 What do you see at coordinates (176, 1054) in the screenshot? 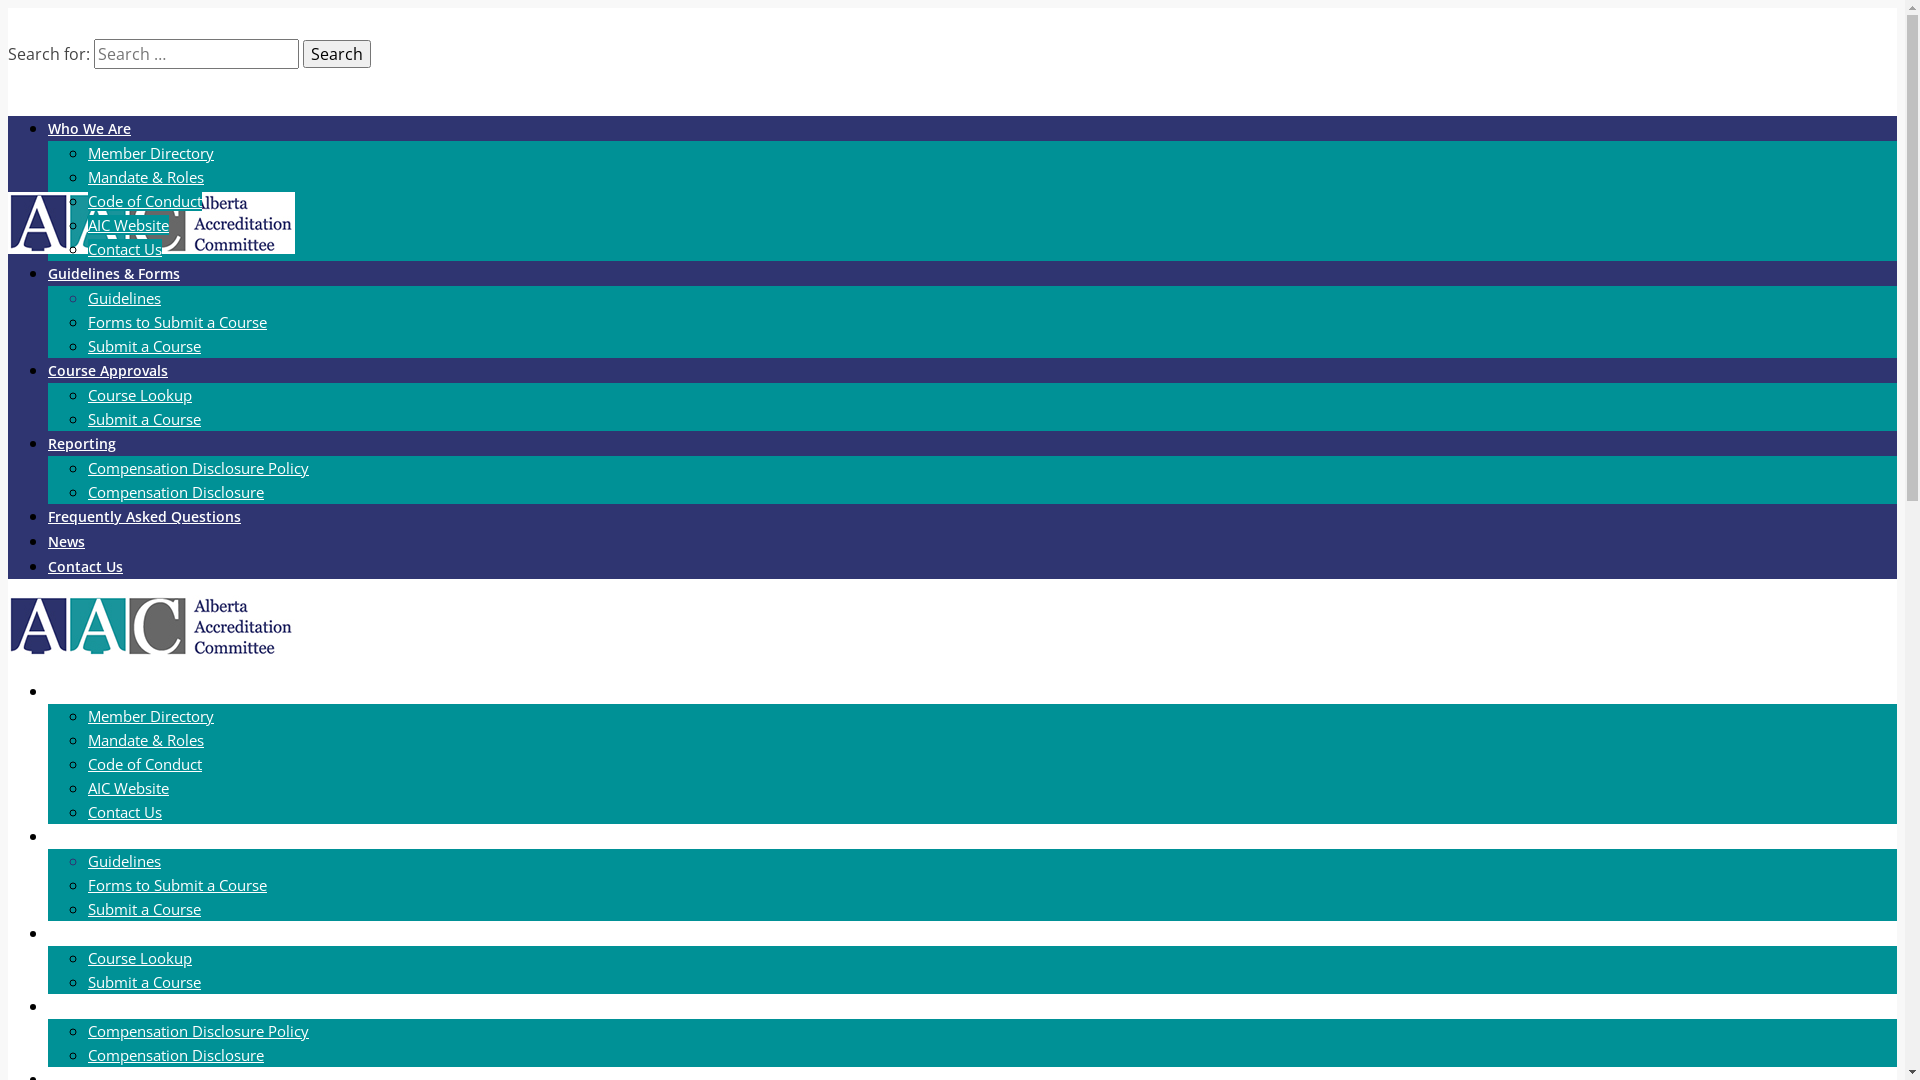
I see `'Compensation Disclosure'` at bounding box center [176, 1054].